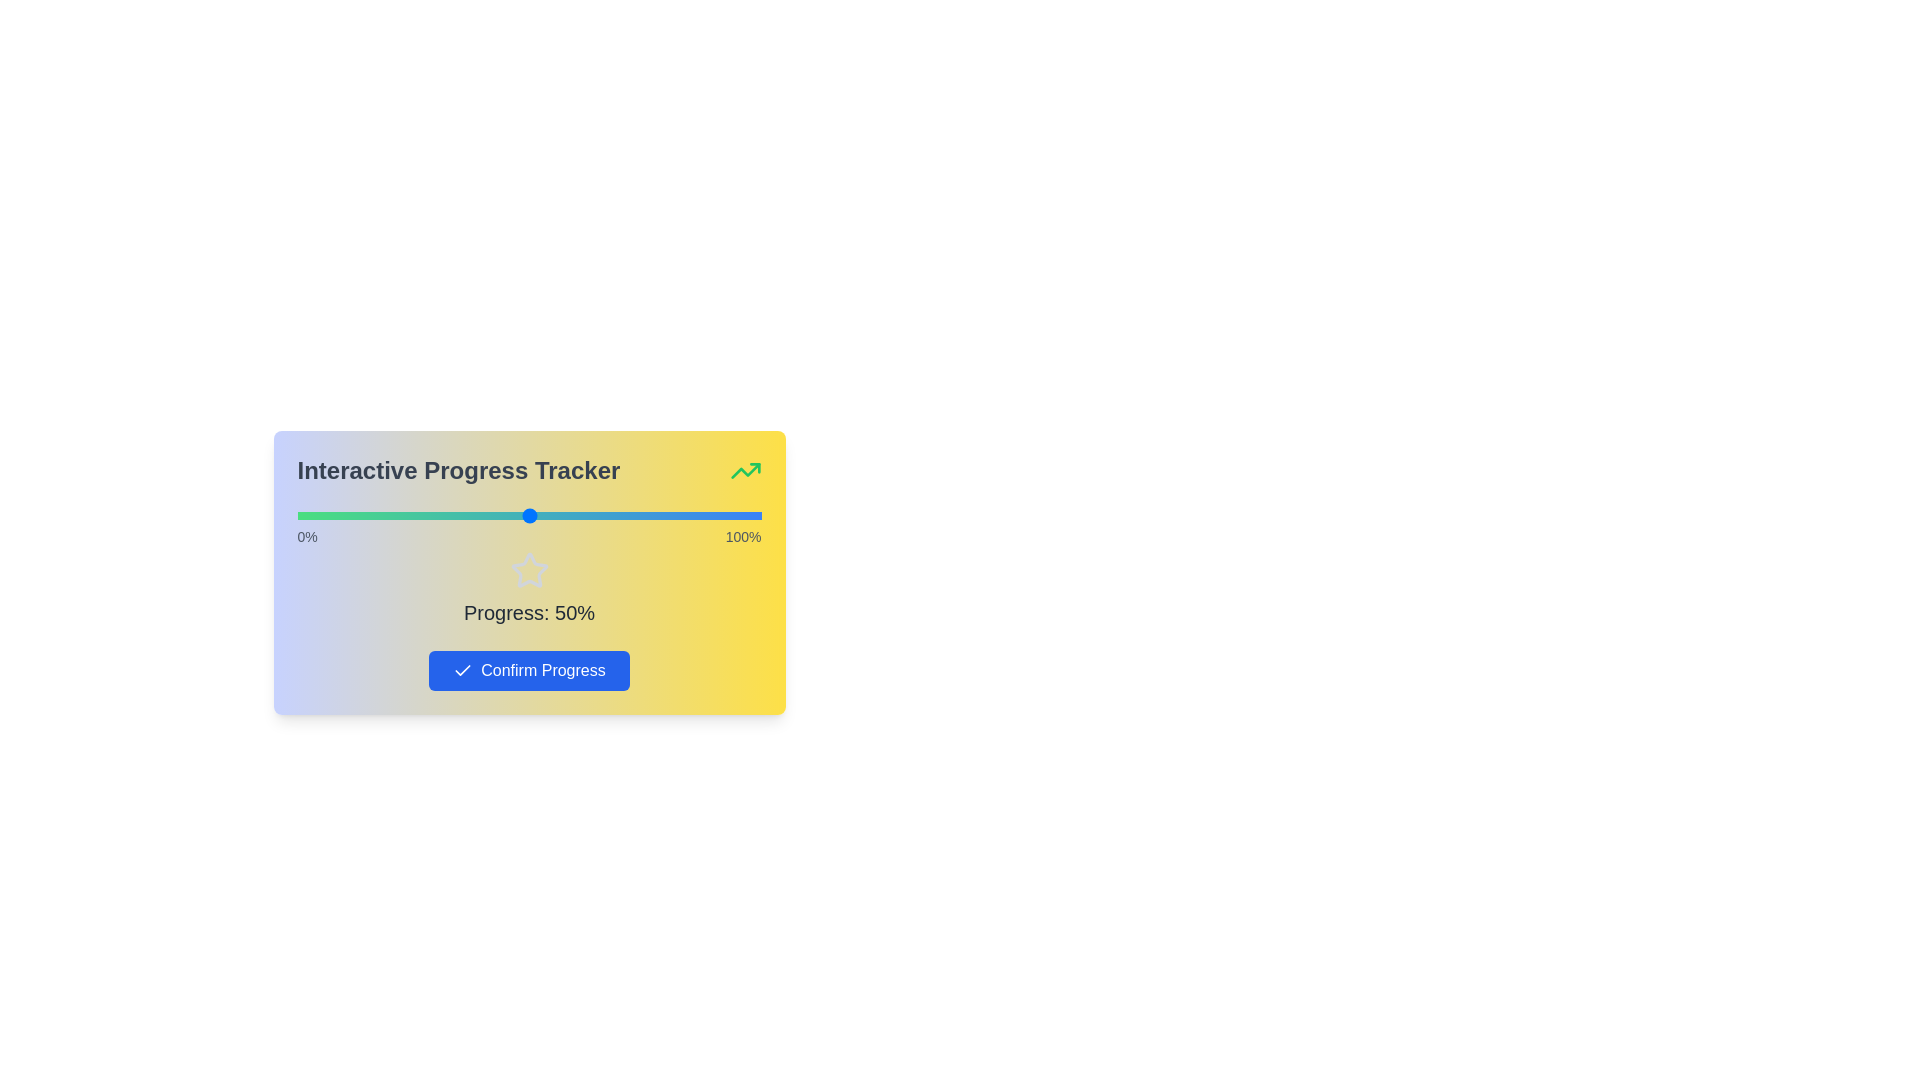  I want to click on the progress slider to 67%, so click(607, 515).